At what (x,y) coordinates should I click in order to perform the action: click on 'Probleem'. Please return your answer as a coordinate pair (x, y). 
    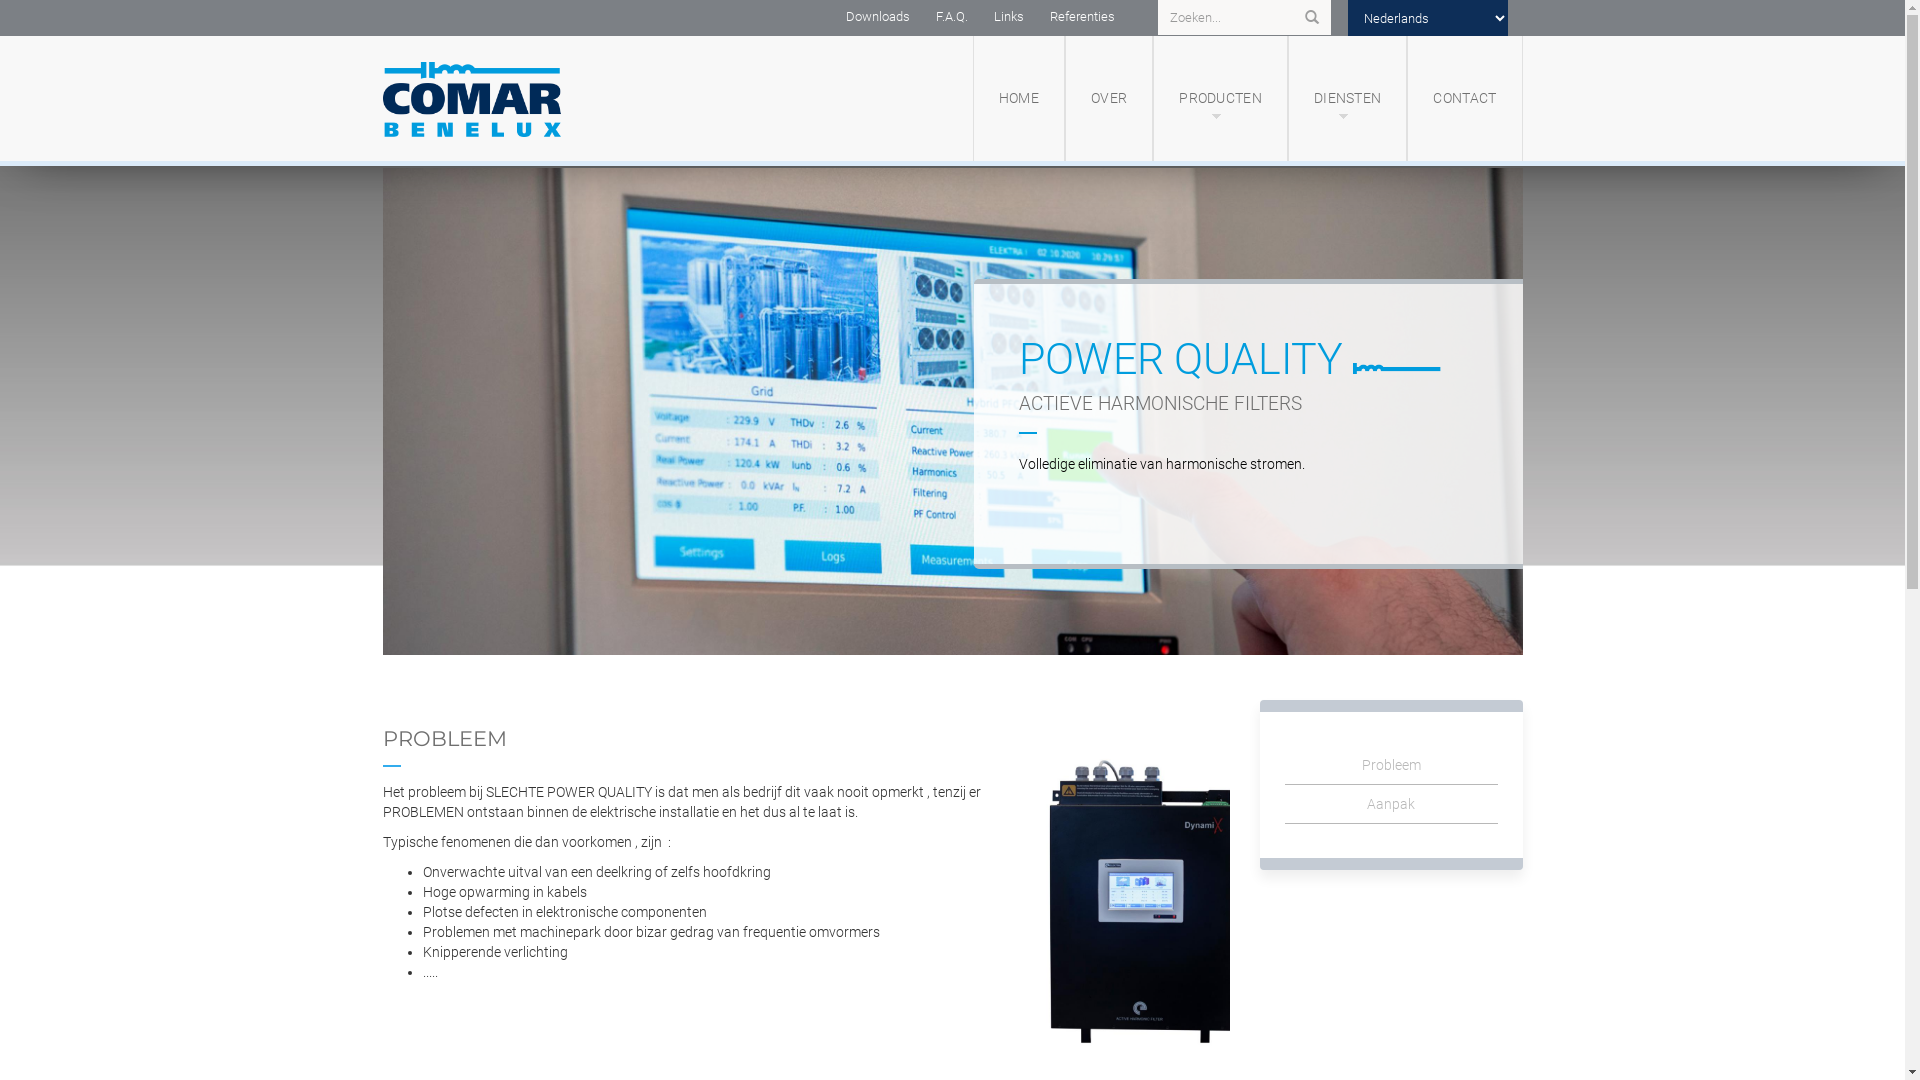
    Looking at the image, I should click on (1285, 765).